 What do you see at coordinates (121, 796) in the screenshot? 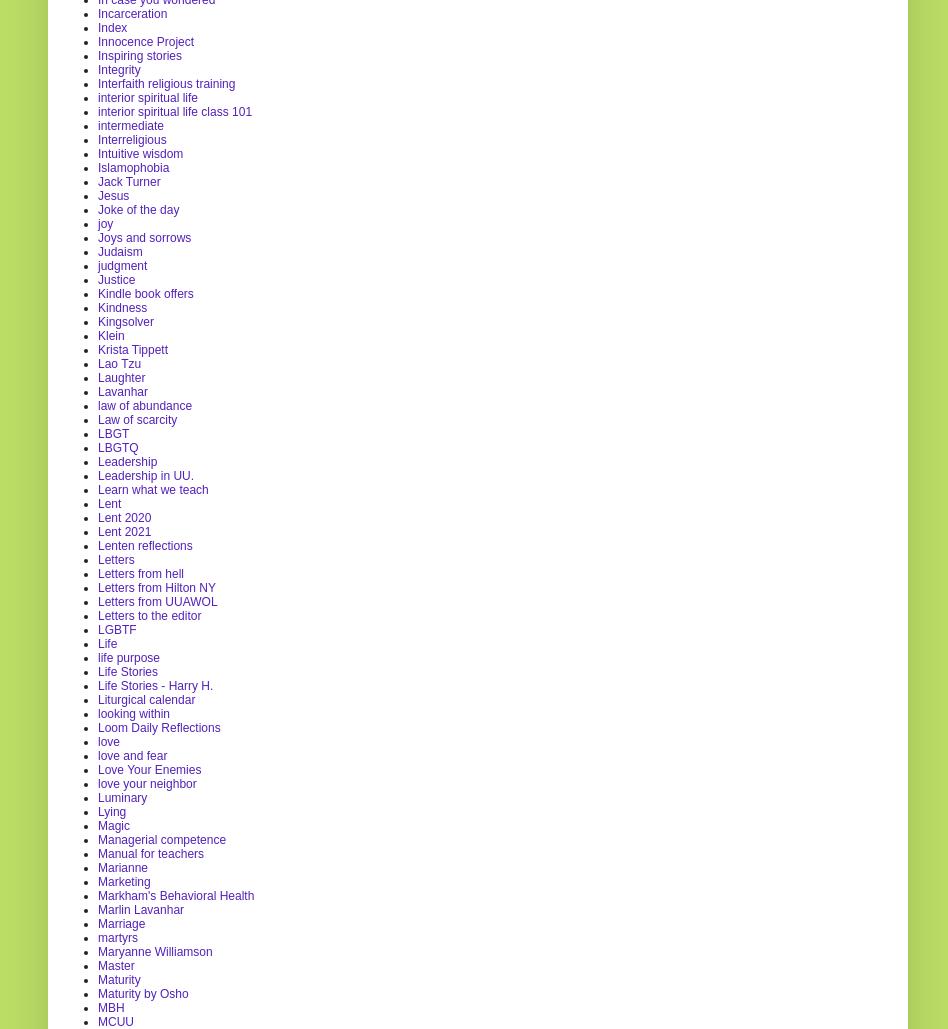
I see `'Luminary'` at bounding box center [121, 796].